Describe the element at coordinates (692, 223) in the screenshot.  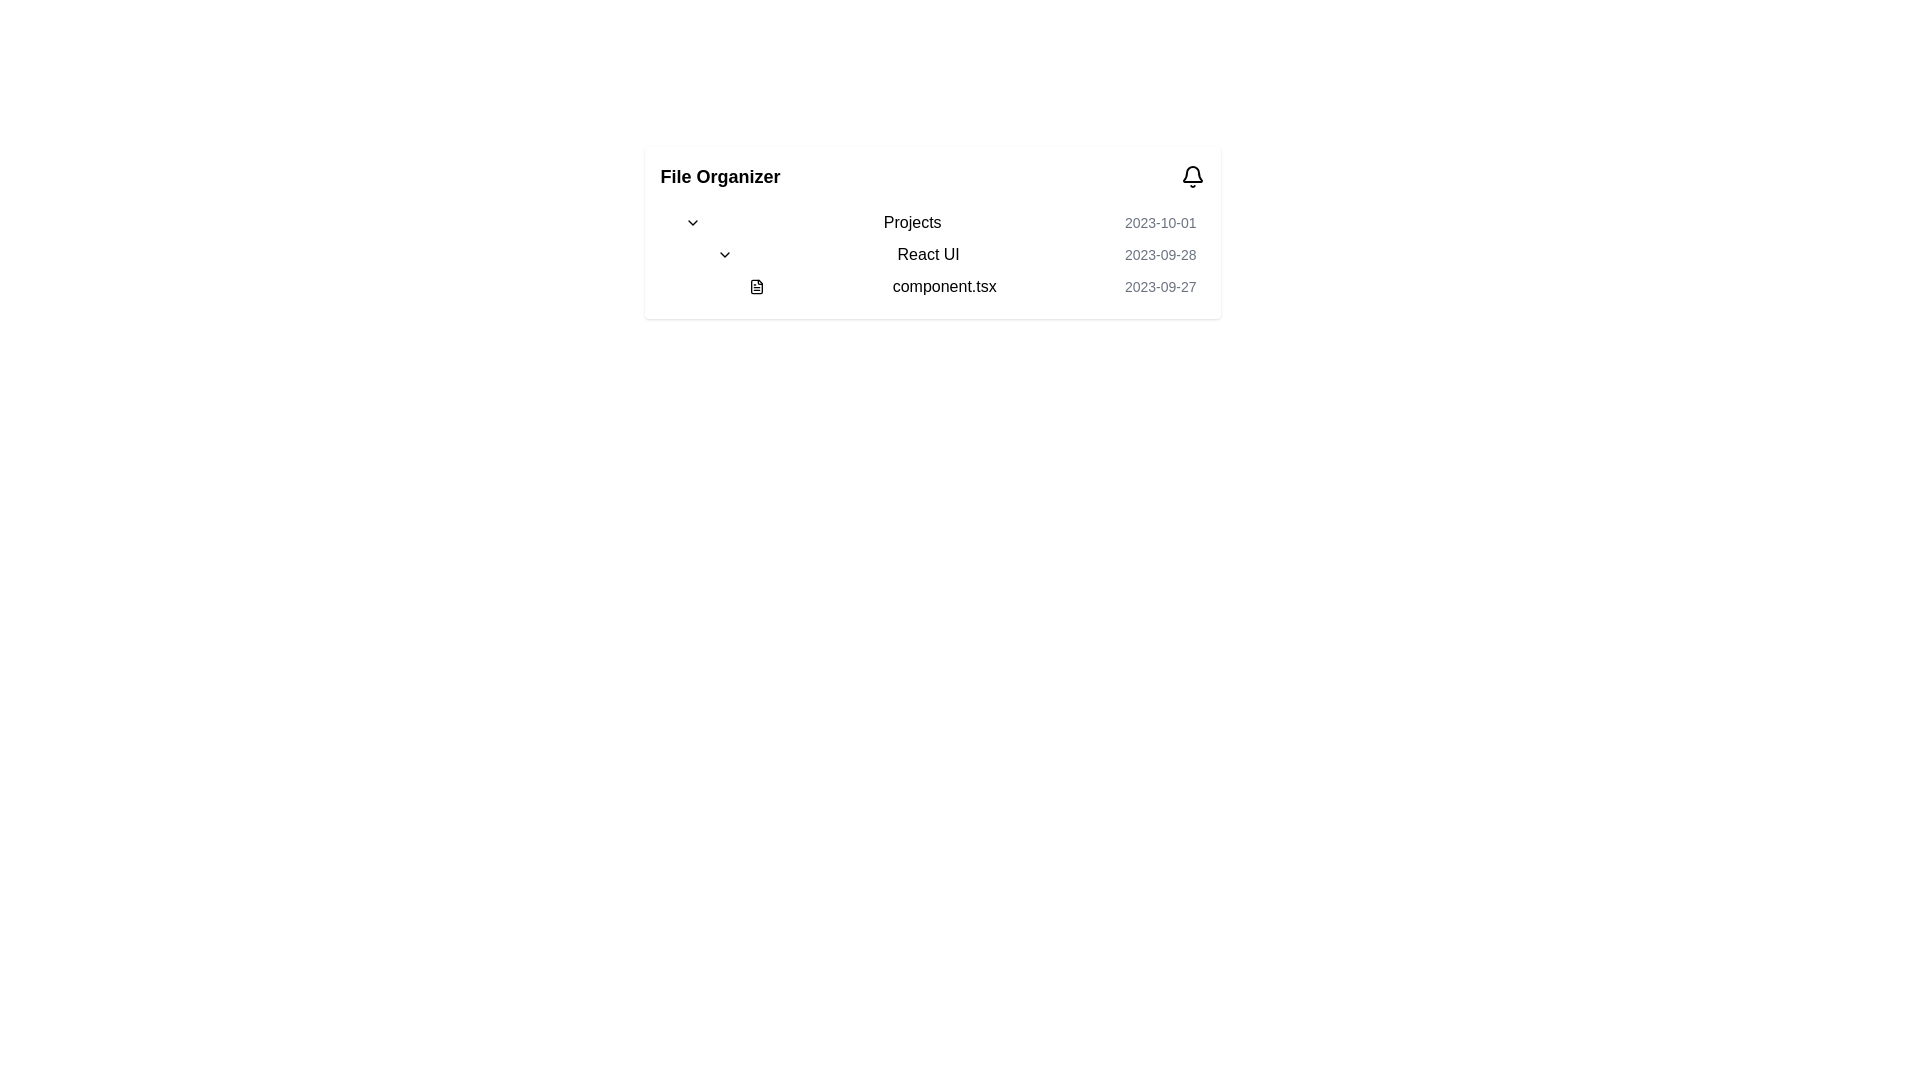
I see `the downward-pointing chevron icon located to the left of the 'Projects' label in the 'File Organizer' section to possibly reveal additional information` at that location.